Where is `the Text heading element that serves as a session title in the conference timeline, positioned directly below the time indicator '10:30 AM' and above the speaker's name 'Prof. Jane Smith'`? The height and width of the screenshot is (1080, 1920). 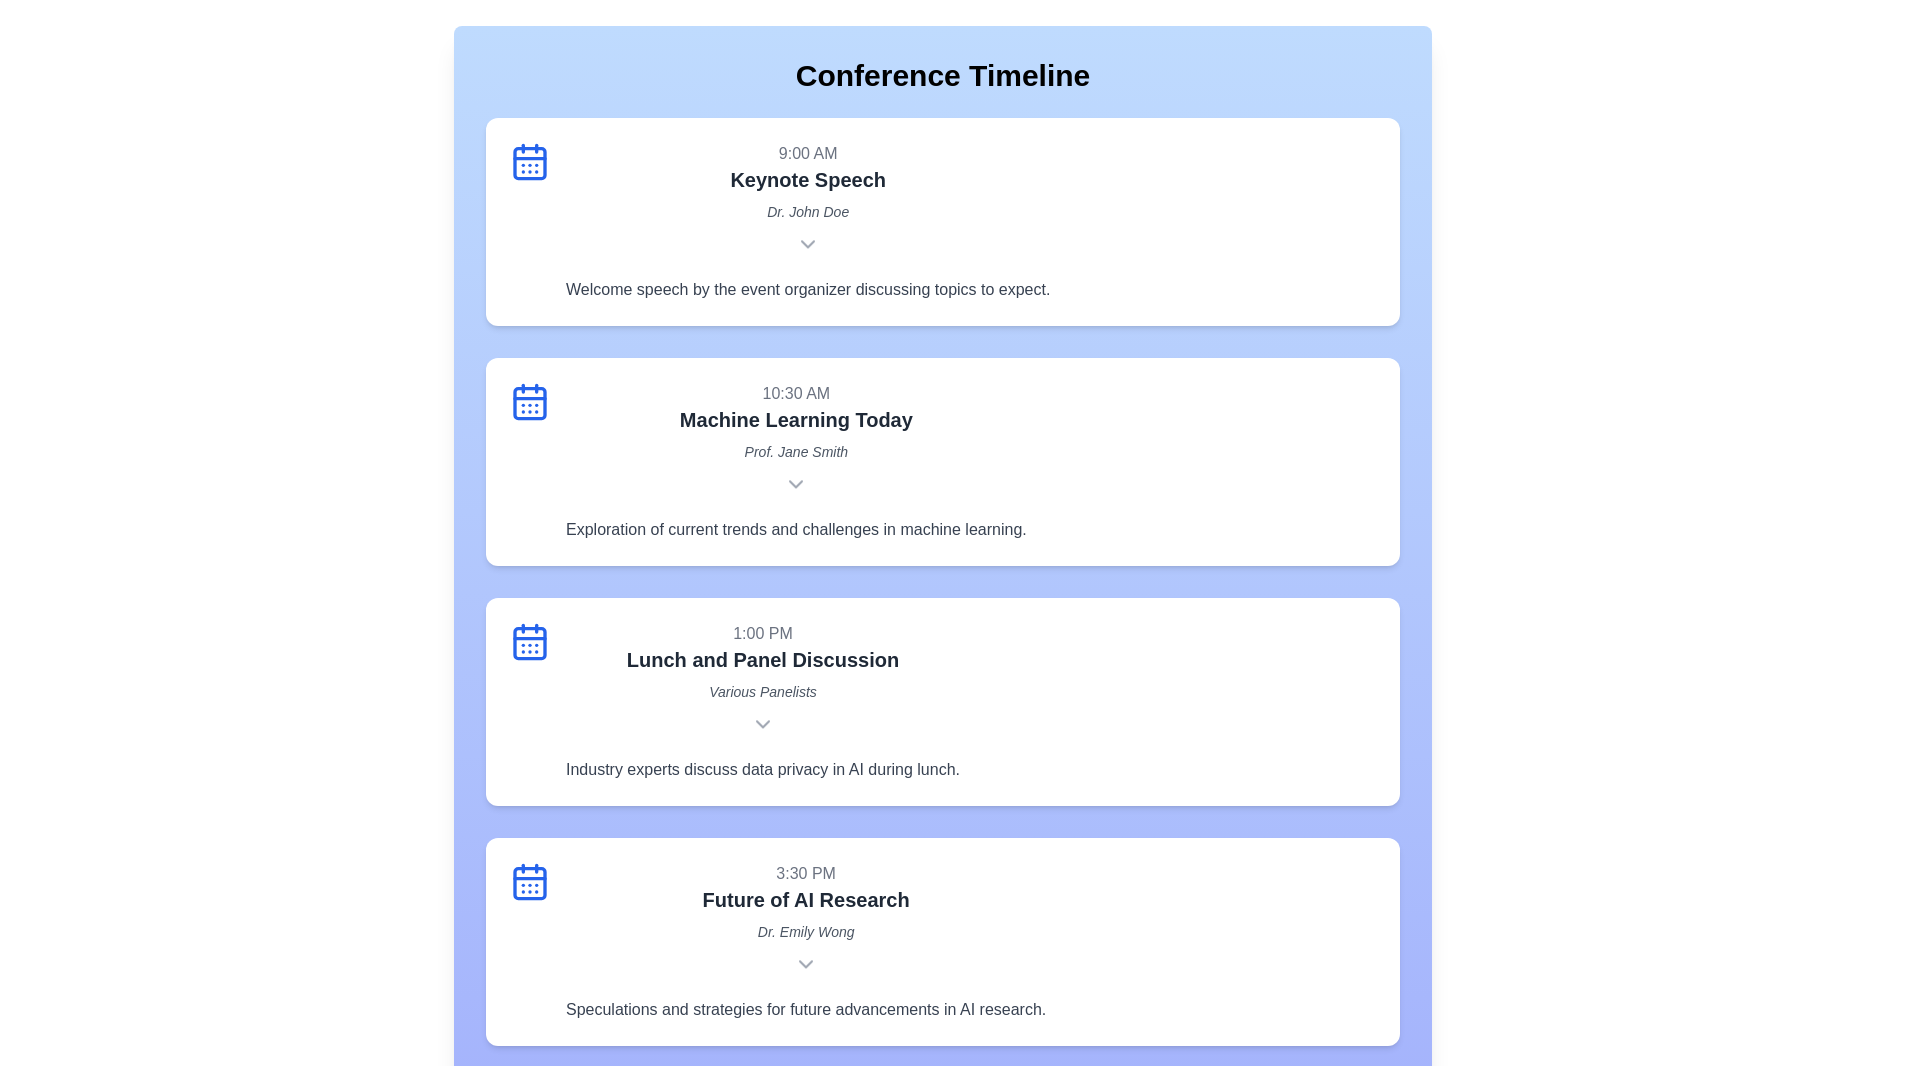
the Text heading element that serves as a session title in the conference timeline, positioned directly below the time indicator '10:30 AM' and above the speaker's name 'Prof. Jane Smith' is located at coordinates (795, 419).